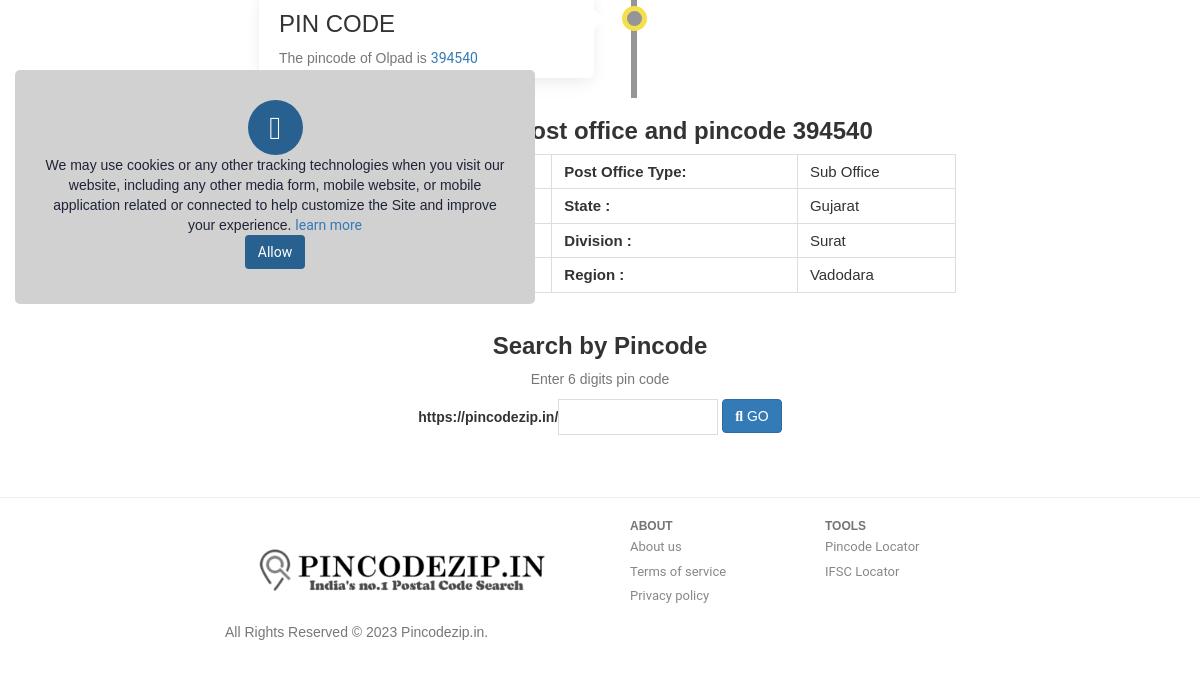  What do you see at coordinates (328, 225) in the screenshot?
I see `'learn more'` at bounding box center [328, 225].